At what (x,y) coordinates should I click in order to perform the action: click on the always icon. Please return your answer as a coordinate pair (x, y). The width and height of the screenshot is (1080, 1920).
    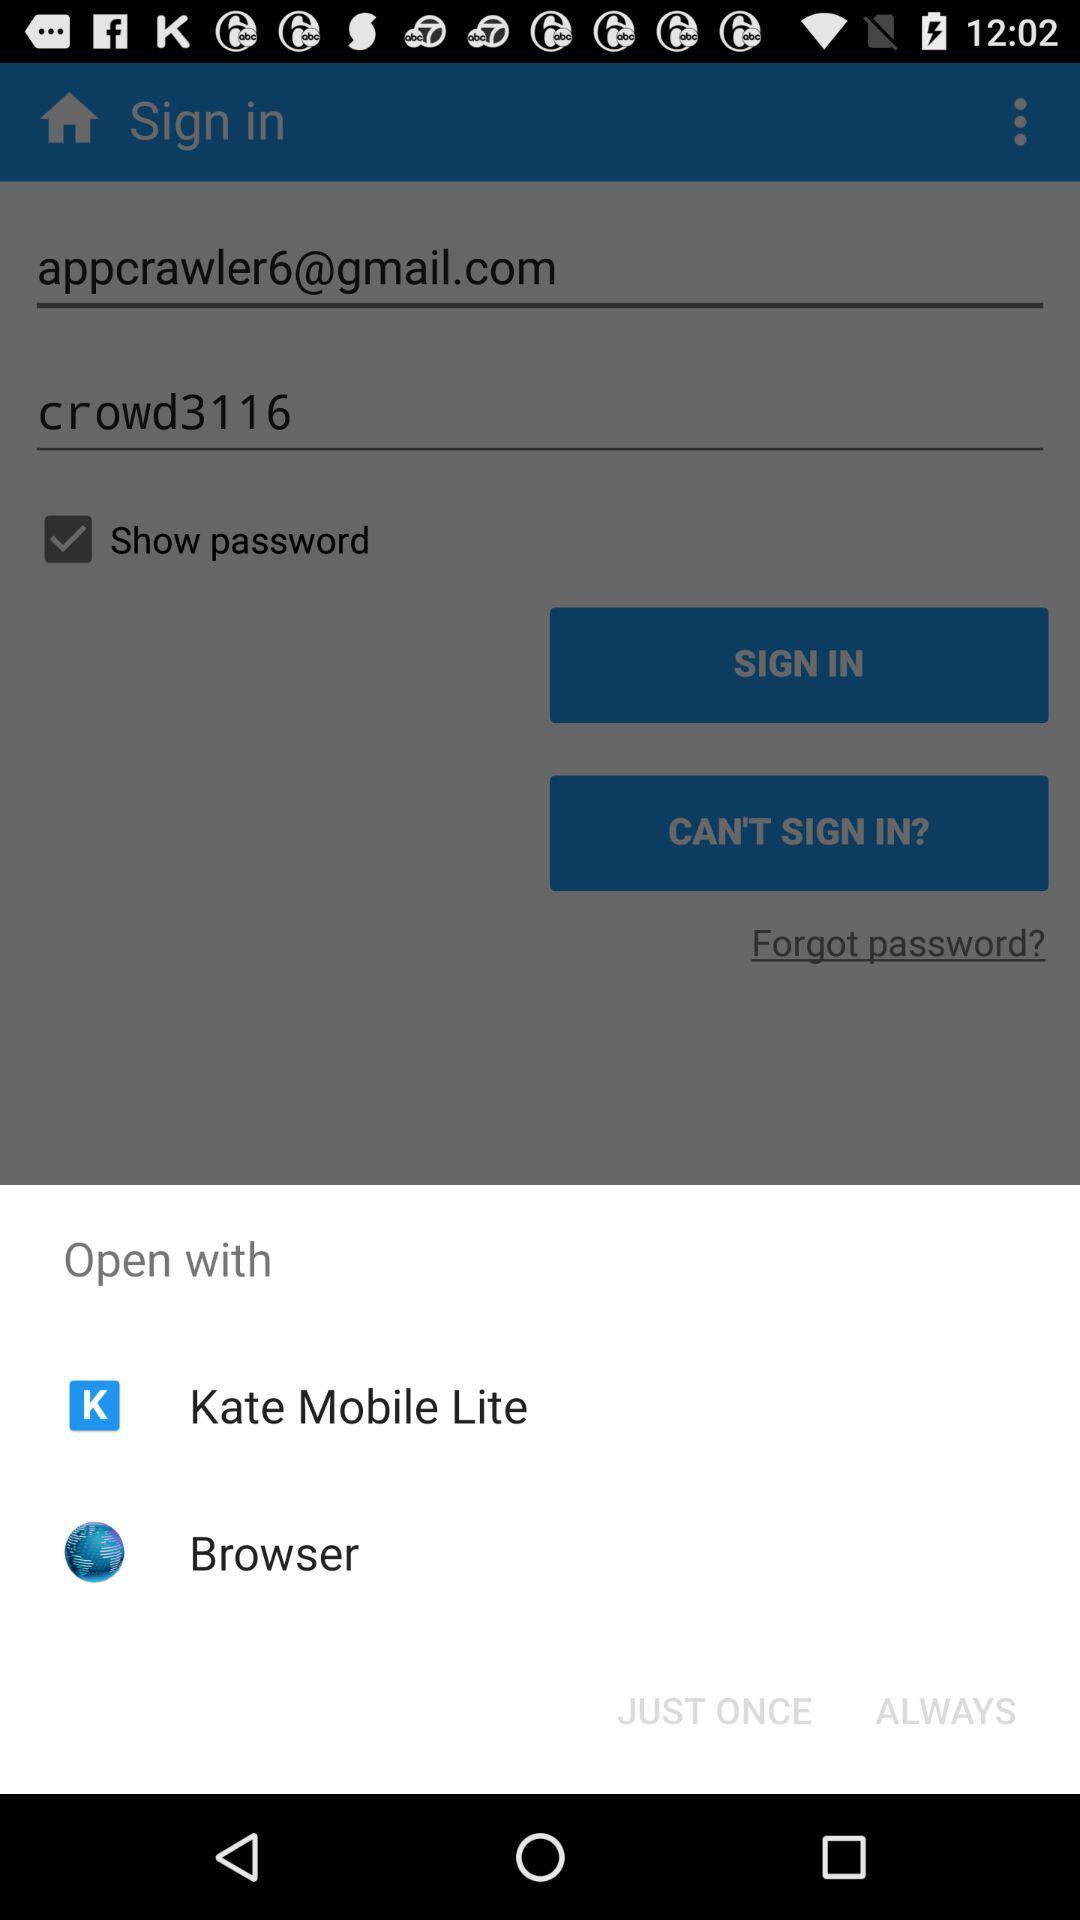
    Looking at the image, I should click on (945, 1708).